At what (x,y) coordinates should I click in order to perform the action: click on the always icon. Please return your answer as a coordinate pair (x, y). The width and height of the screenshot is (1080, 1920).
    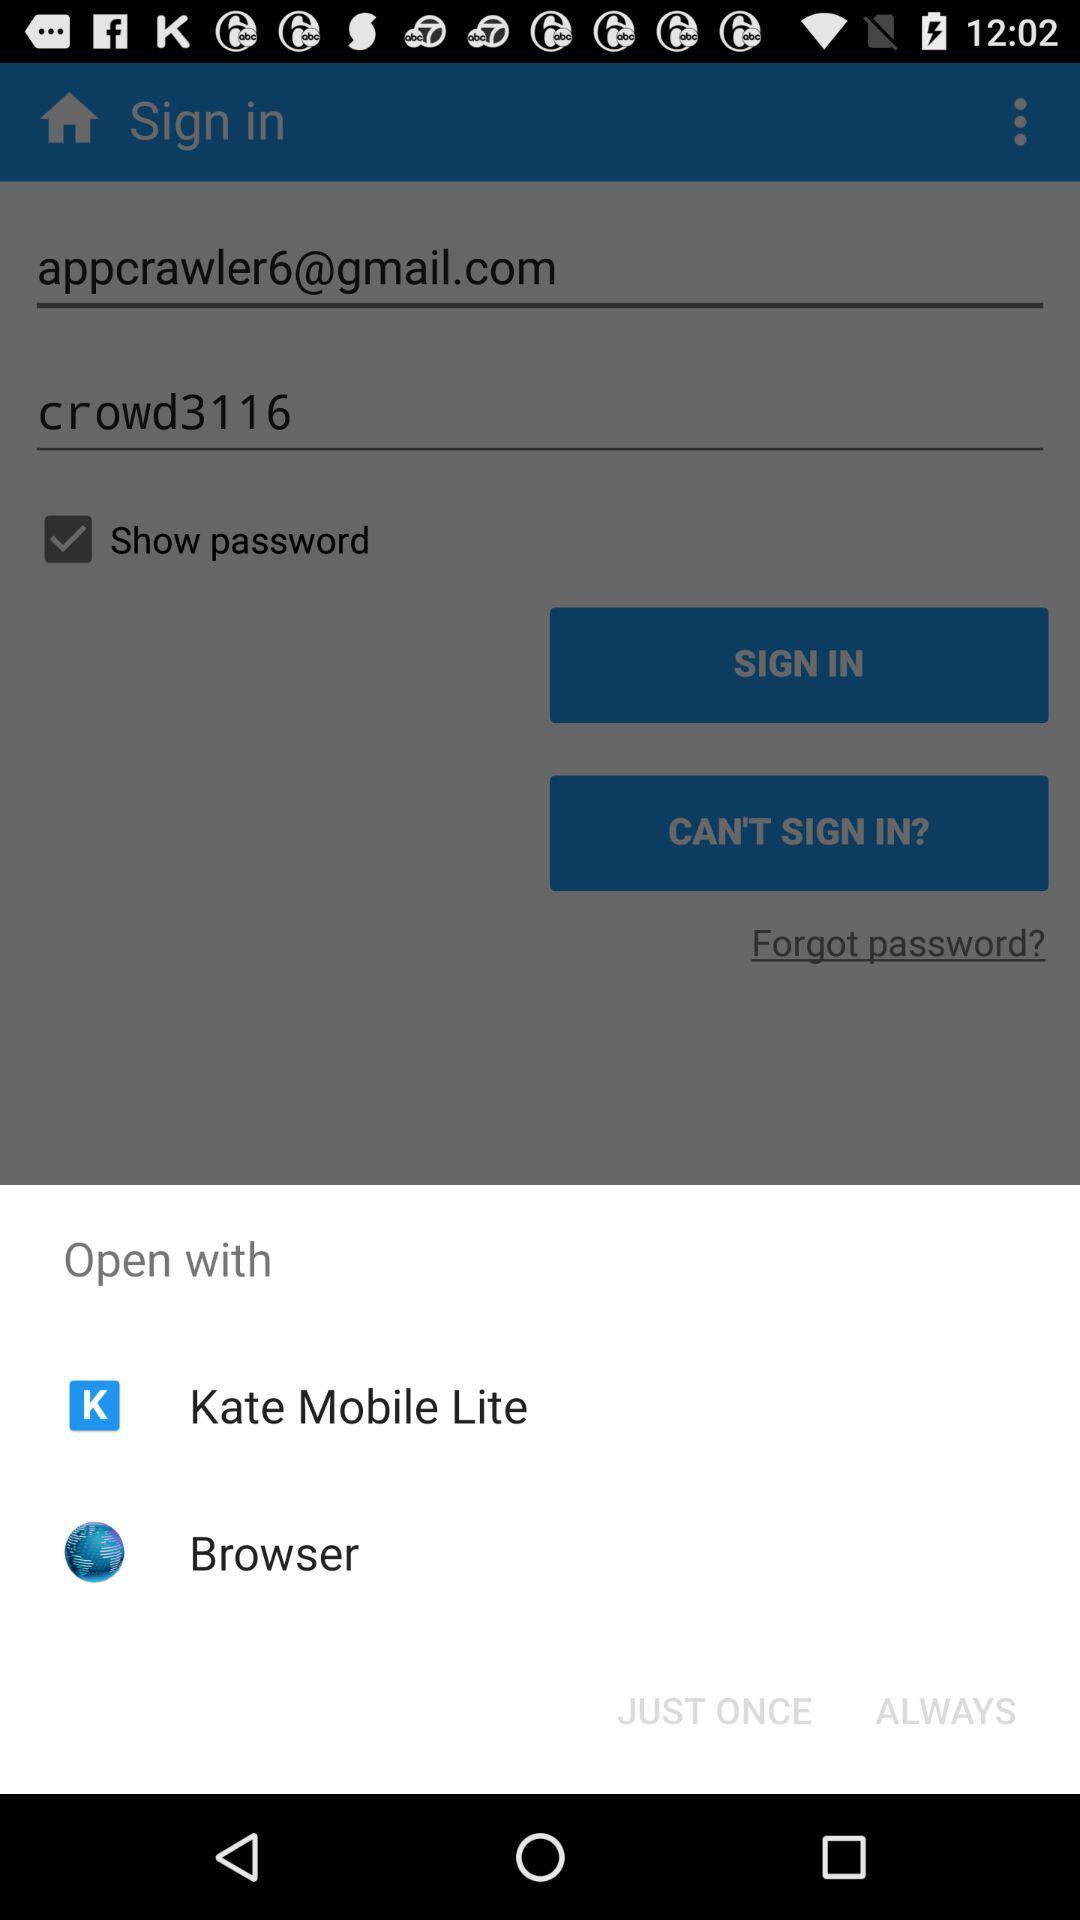
    Looking at the image, I should click on (945, 1708).